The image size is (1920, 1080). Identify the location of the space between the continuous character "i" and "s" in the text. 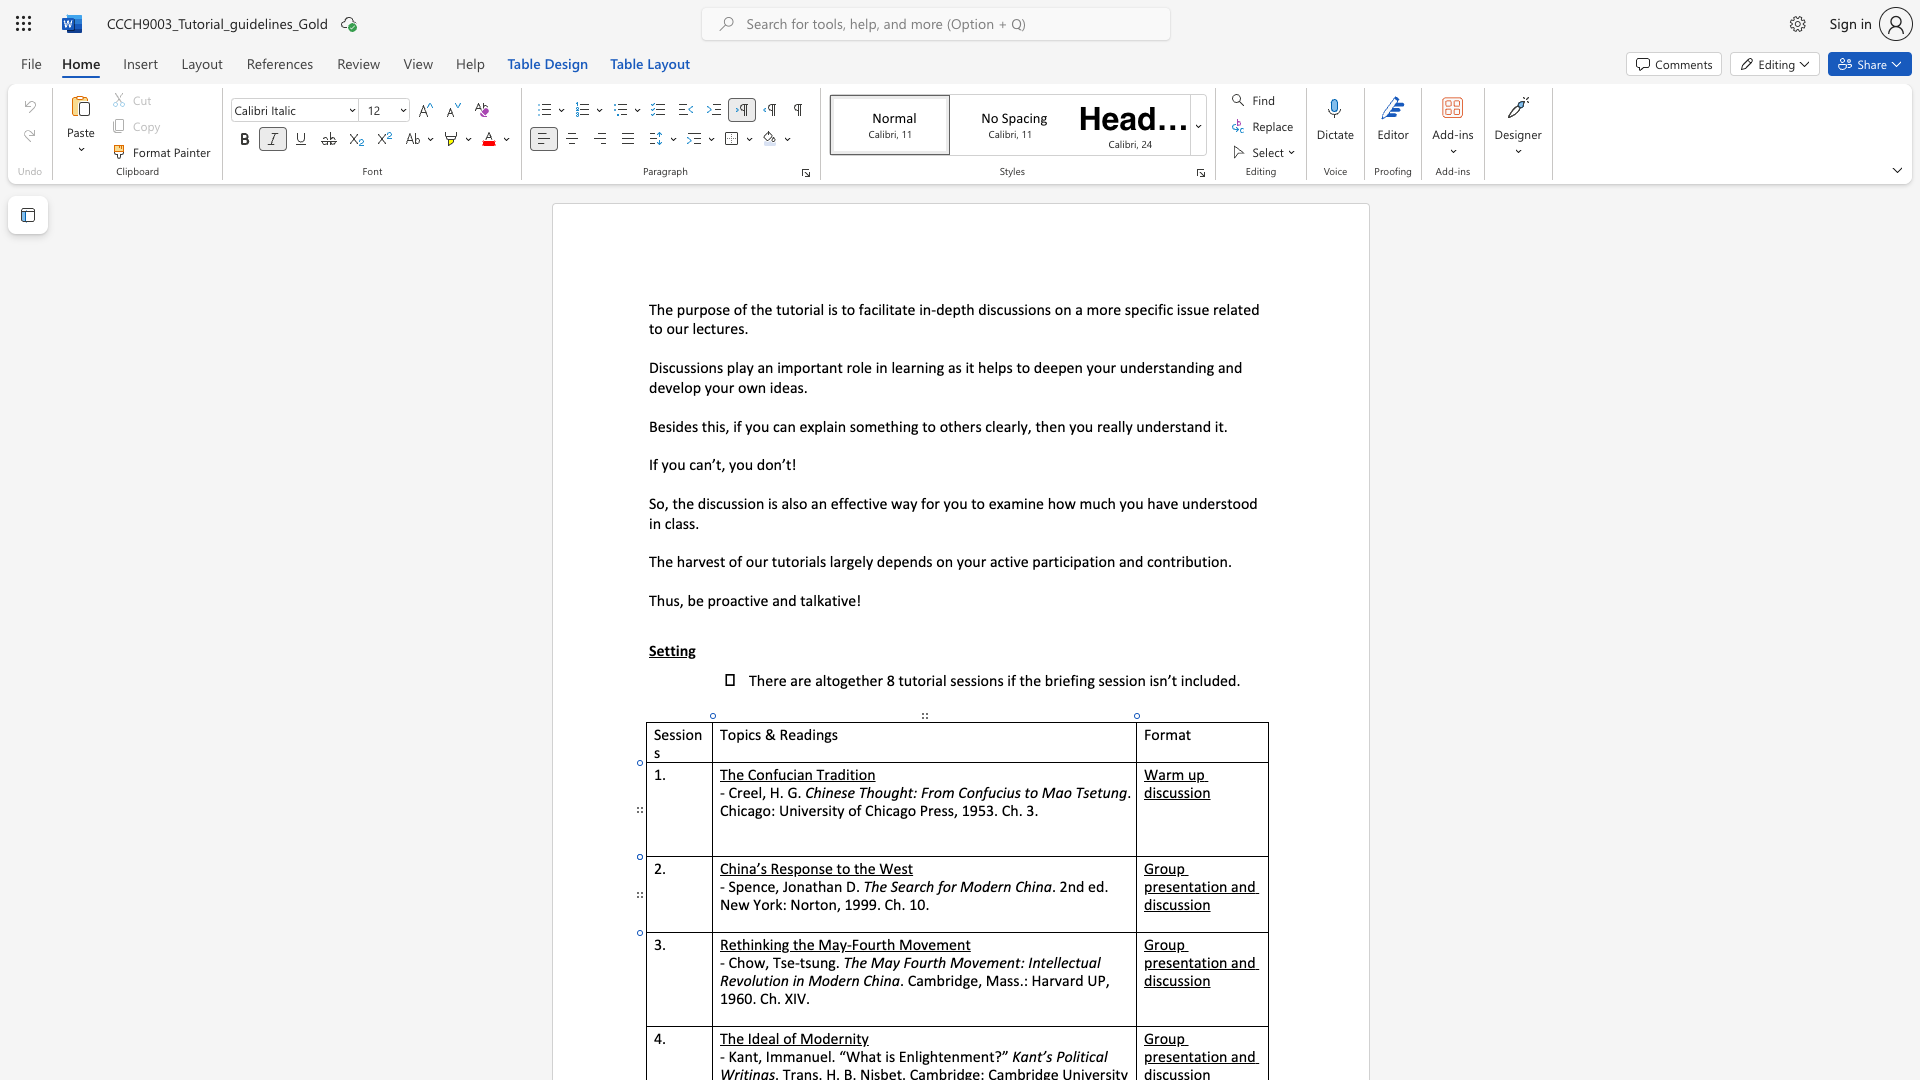
(1156, 904).